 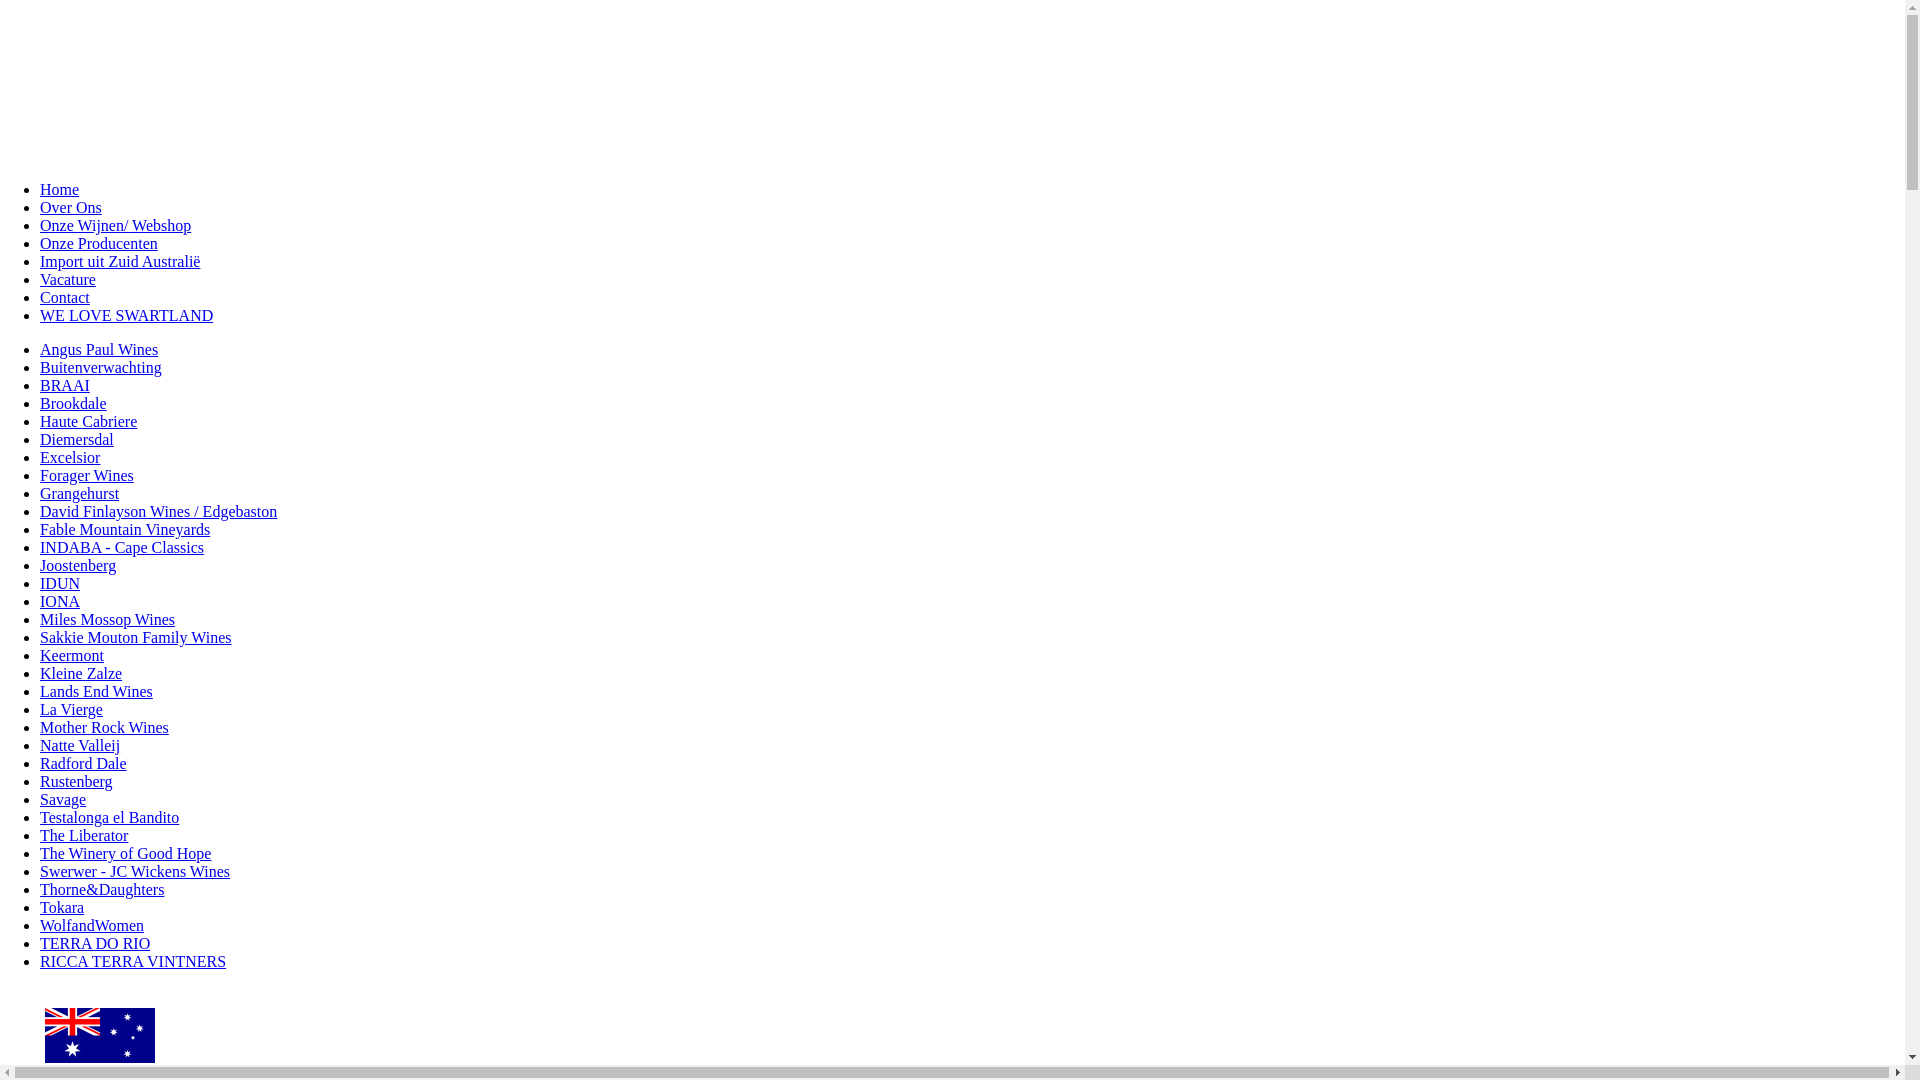 I want to click on 'Kleine Zalze', so click(x=39, y=673).